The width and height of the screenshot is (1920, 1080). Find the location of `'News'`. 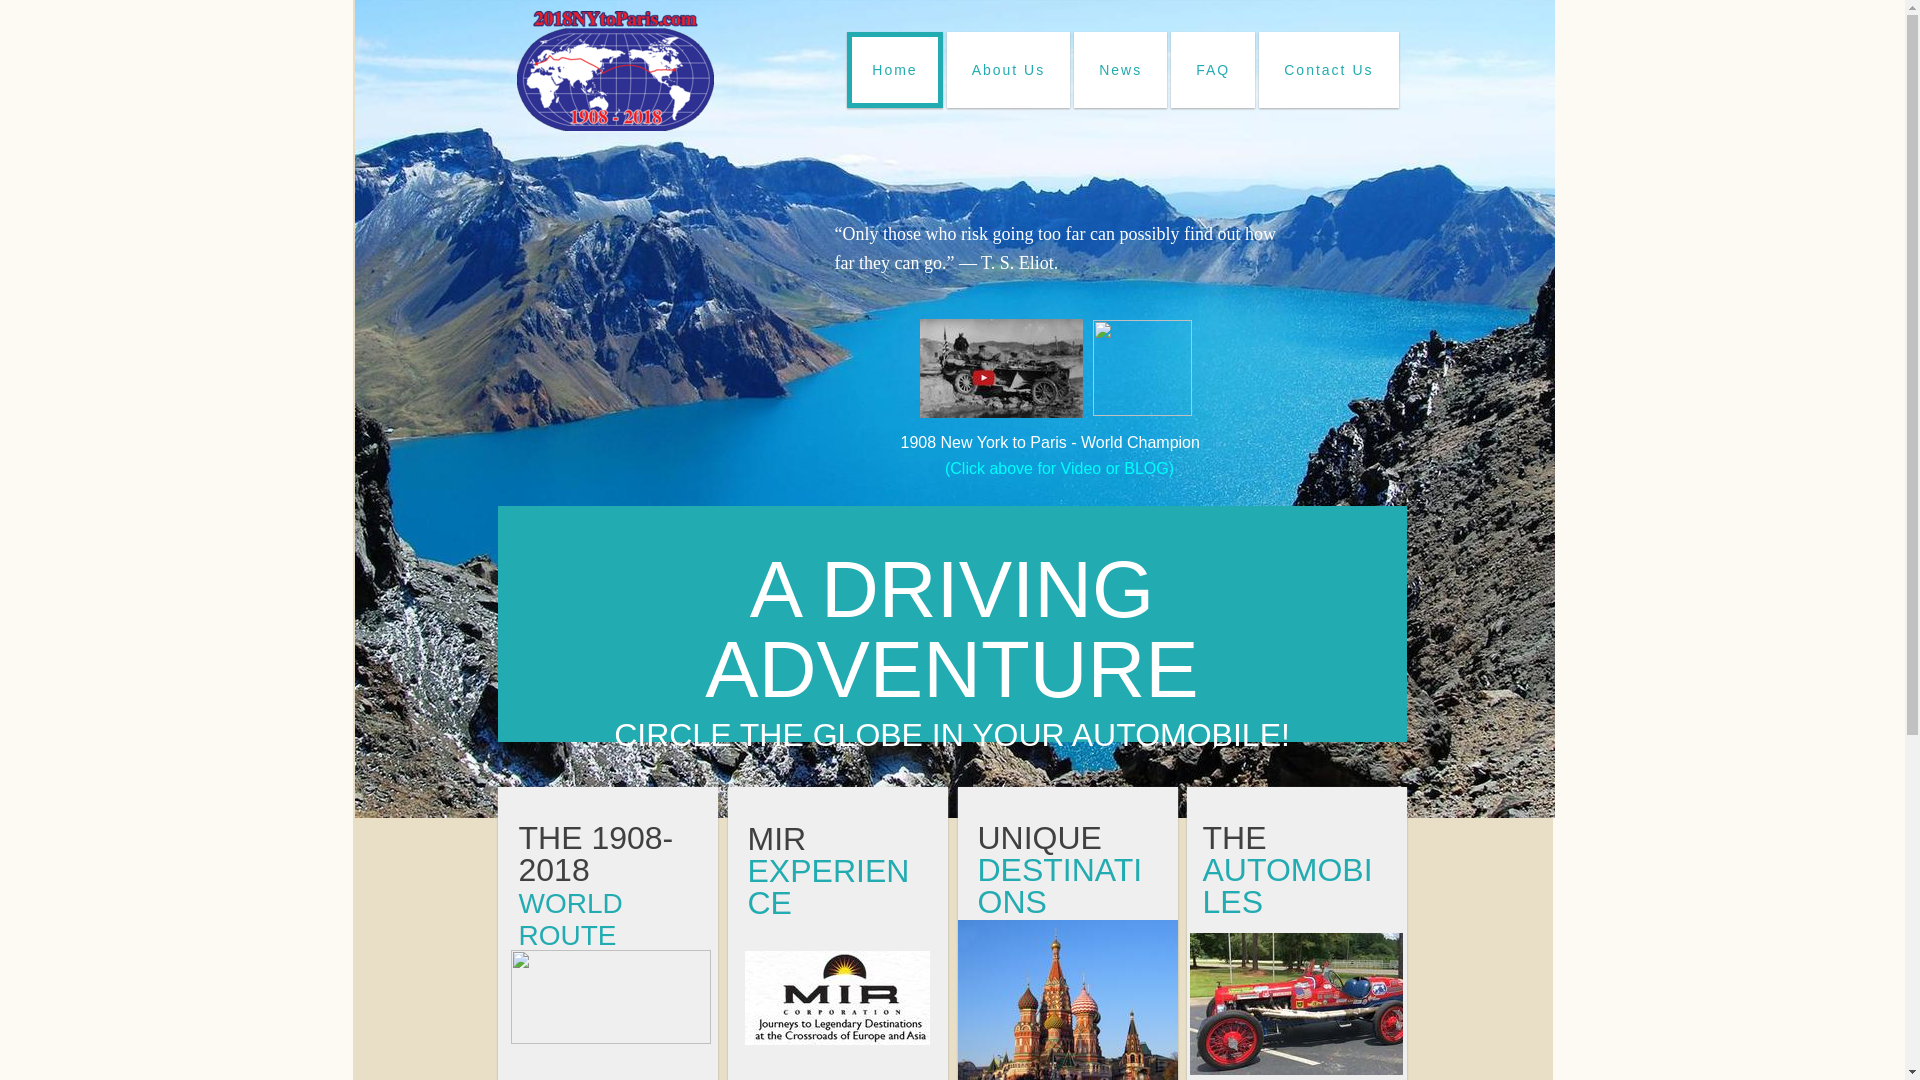

'News' is located at coordinates (1120, 68).